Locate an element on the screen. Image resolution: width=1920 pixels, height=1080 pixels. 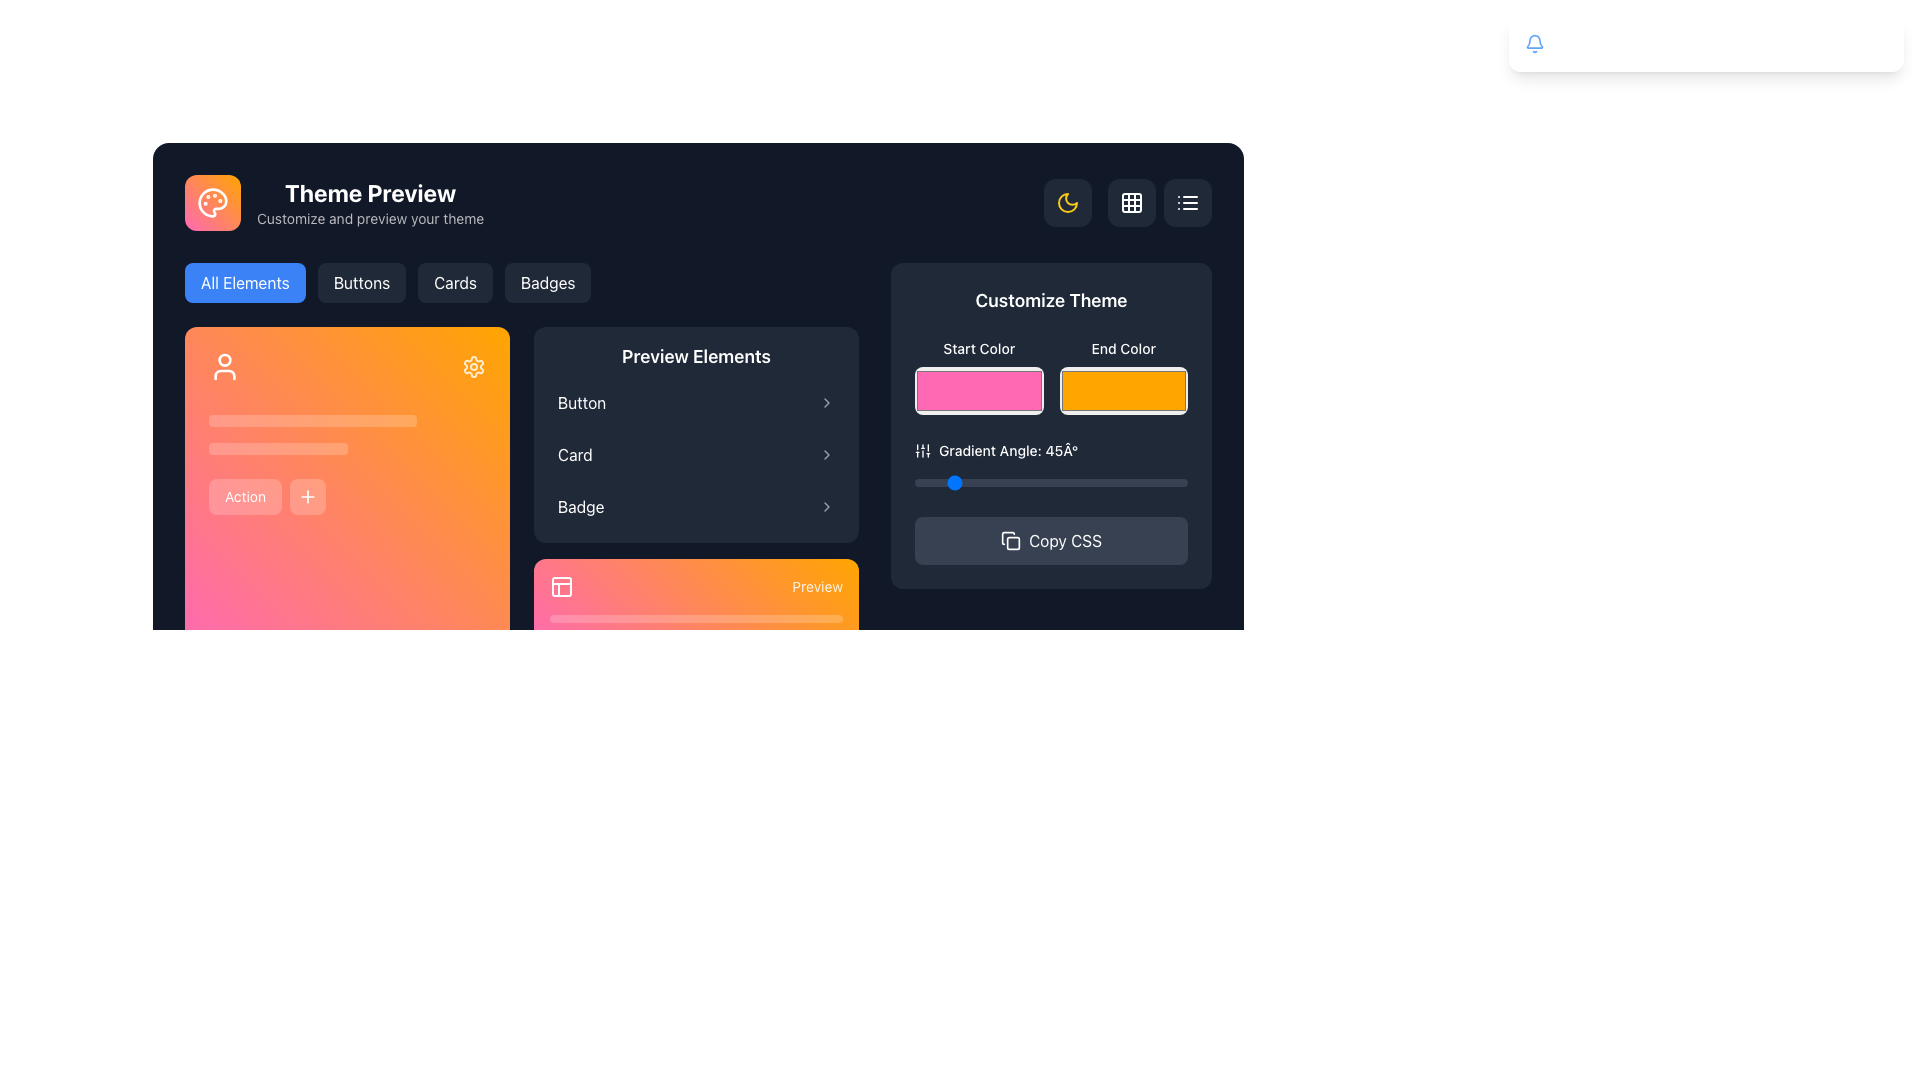
the Text label which serves as a title or header for the associated content below, positioned centrally near the top left of the page is located at coordinates (370, 192).